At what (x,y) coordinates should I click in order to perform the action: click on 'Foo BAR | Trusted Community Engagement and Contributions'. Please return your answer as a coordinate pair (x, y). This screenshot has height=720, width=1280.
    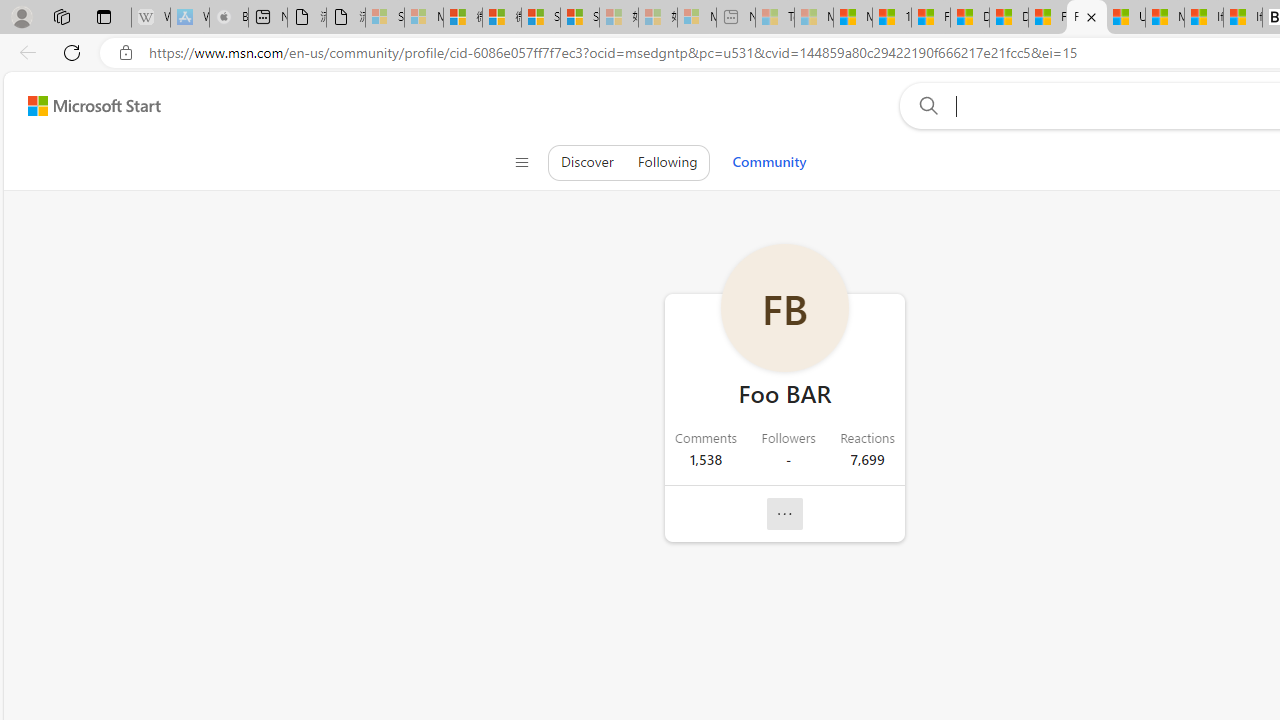
    Looking at the image, I should click on (1085, 17).